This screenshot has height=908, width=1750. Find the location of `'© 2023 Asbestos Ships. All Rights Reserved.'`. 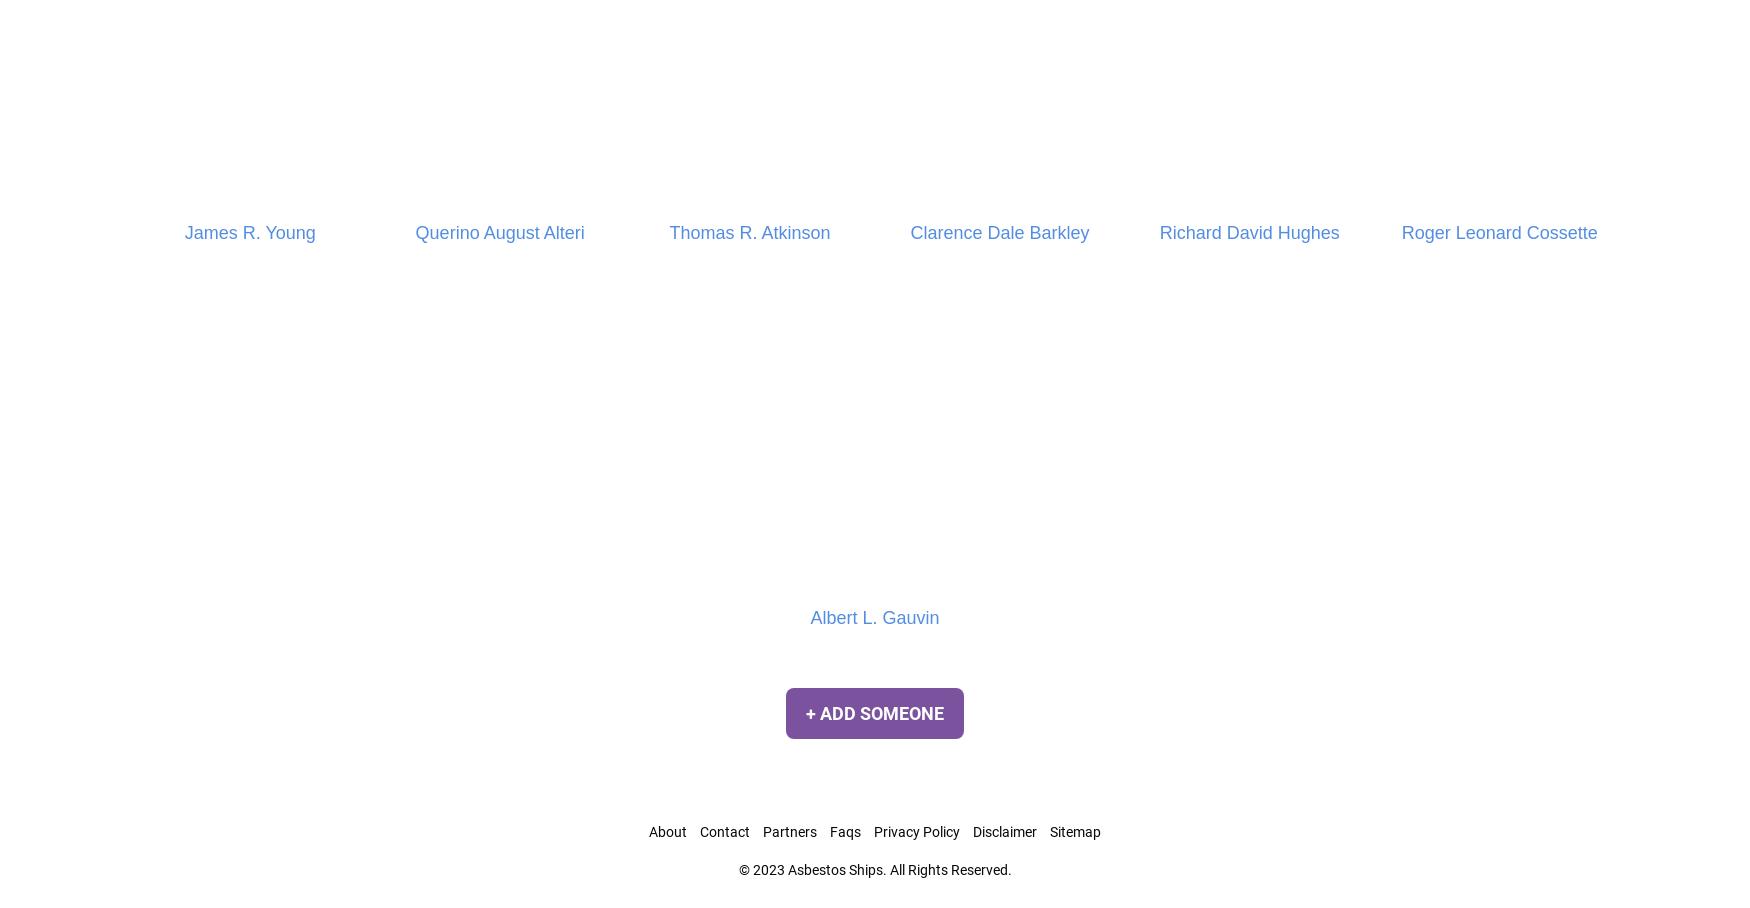

'© 2023 Asbestos Ships. All Rights Reserved.' is located at coordinates (874, 867).